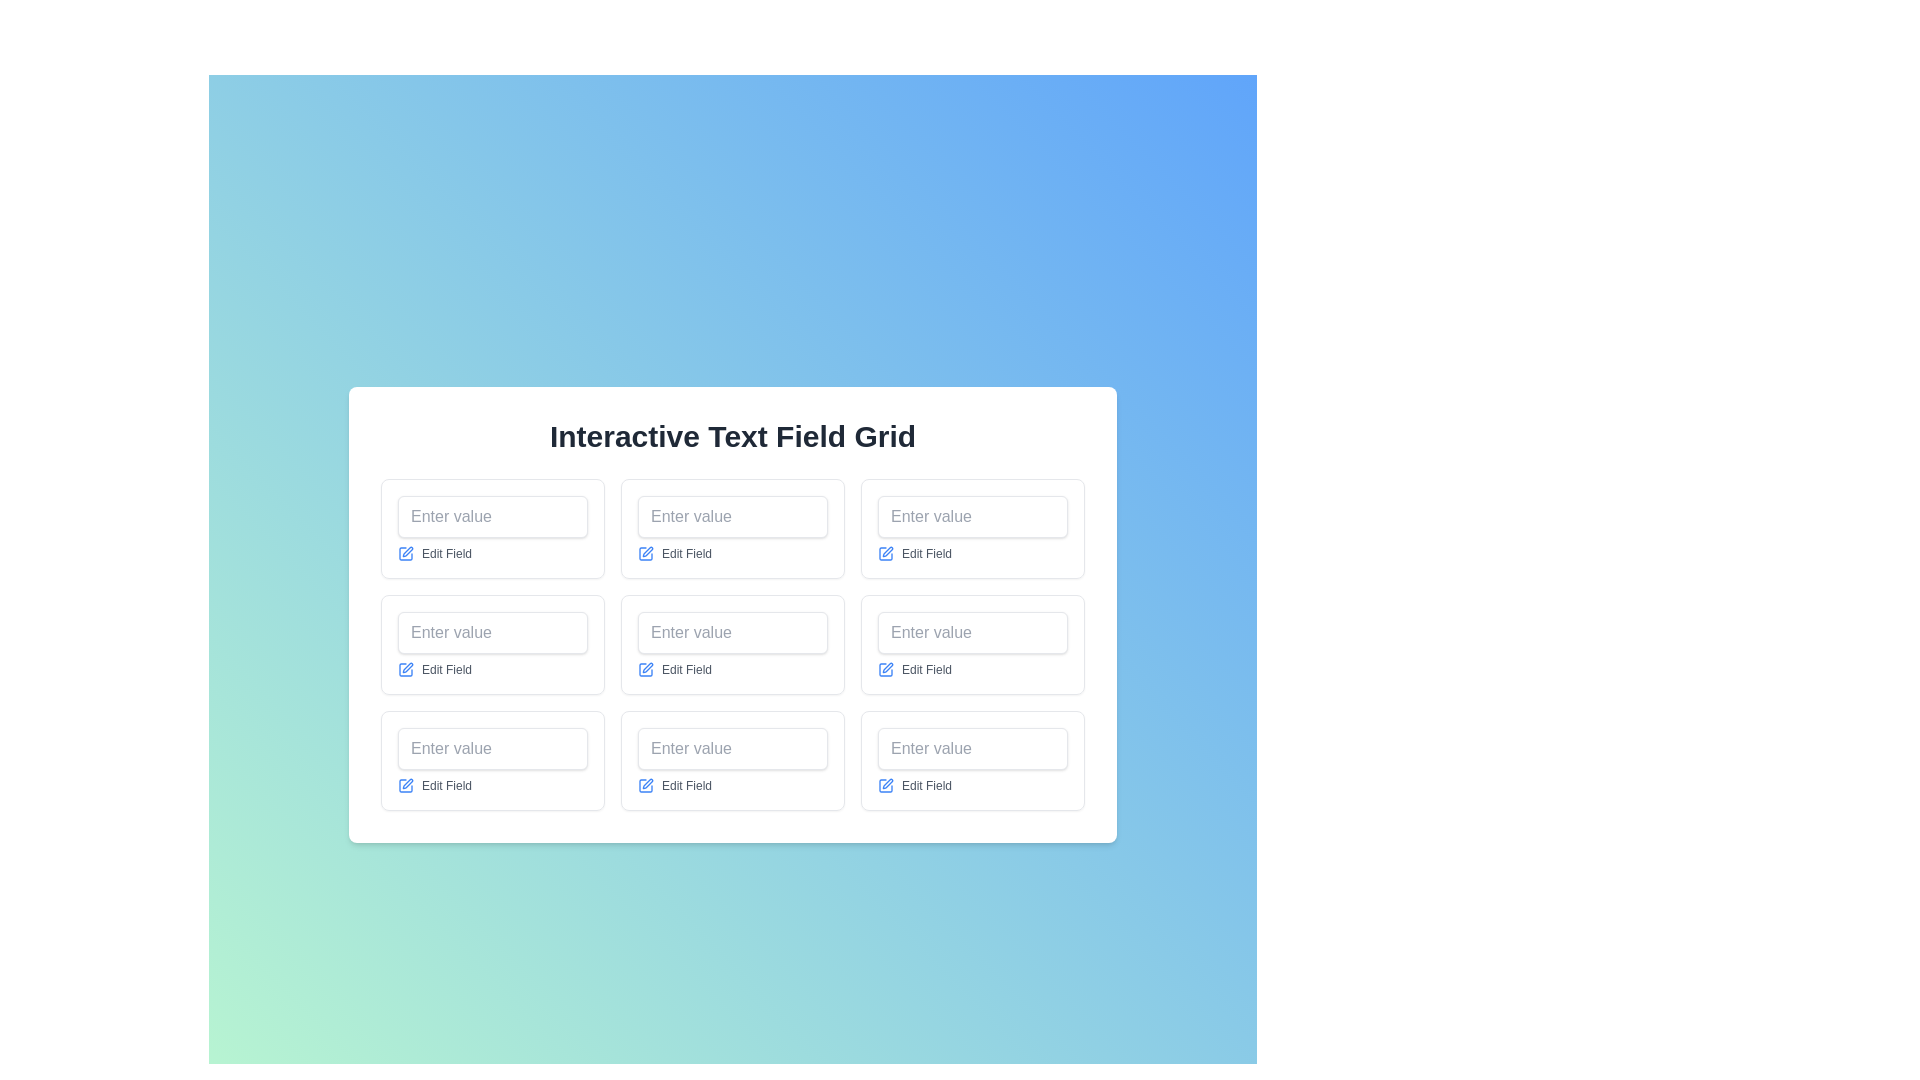 This screenshot has height=1080, width=1920. I want to click on the blue pen icon located in the bottom row, middle column of the grid layout, so click(648, 667).